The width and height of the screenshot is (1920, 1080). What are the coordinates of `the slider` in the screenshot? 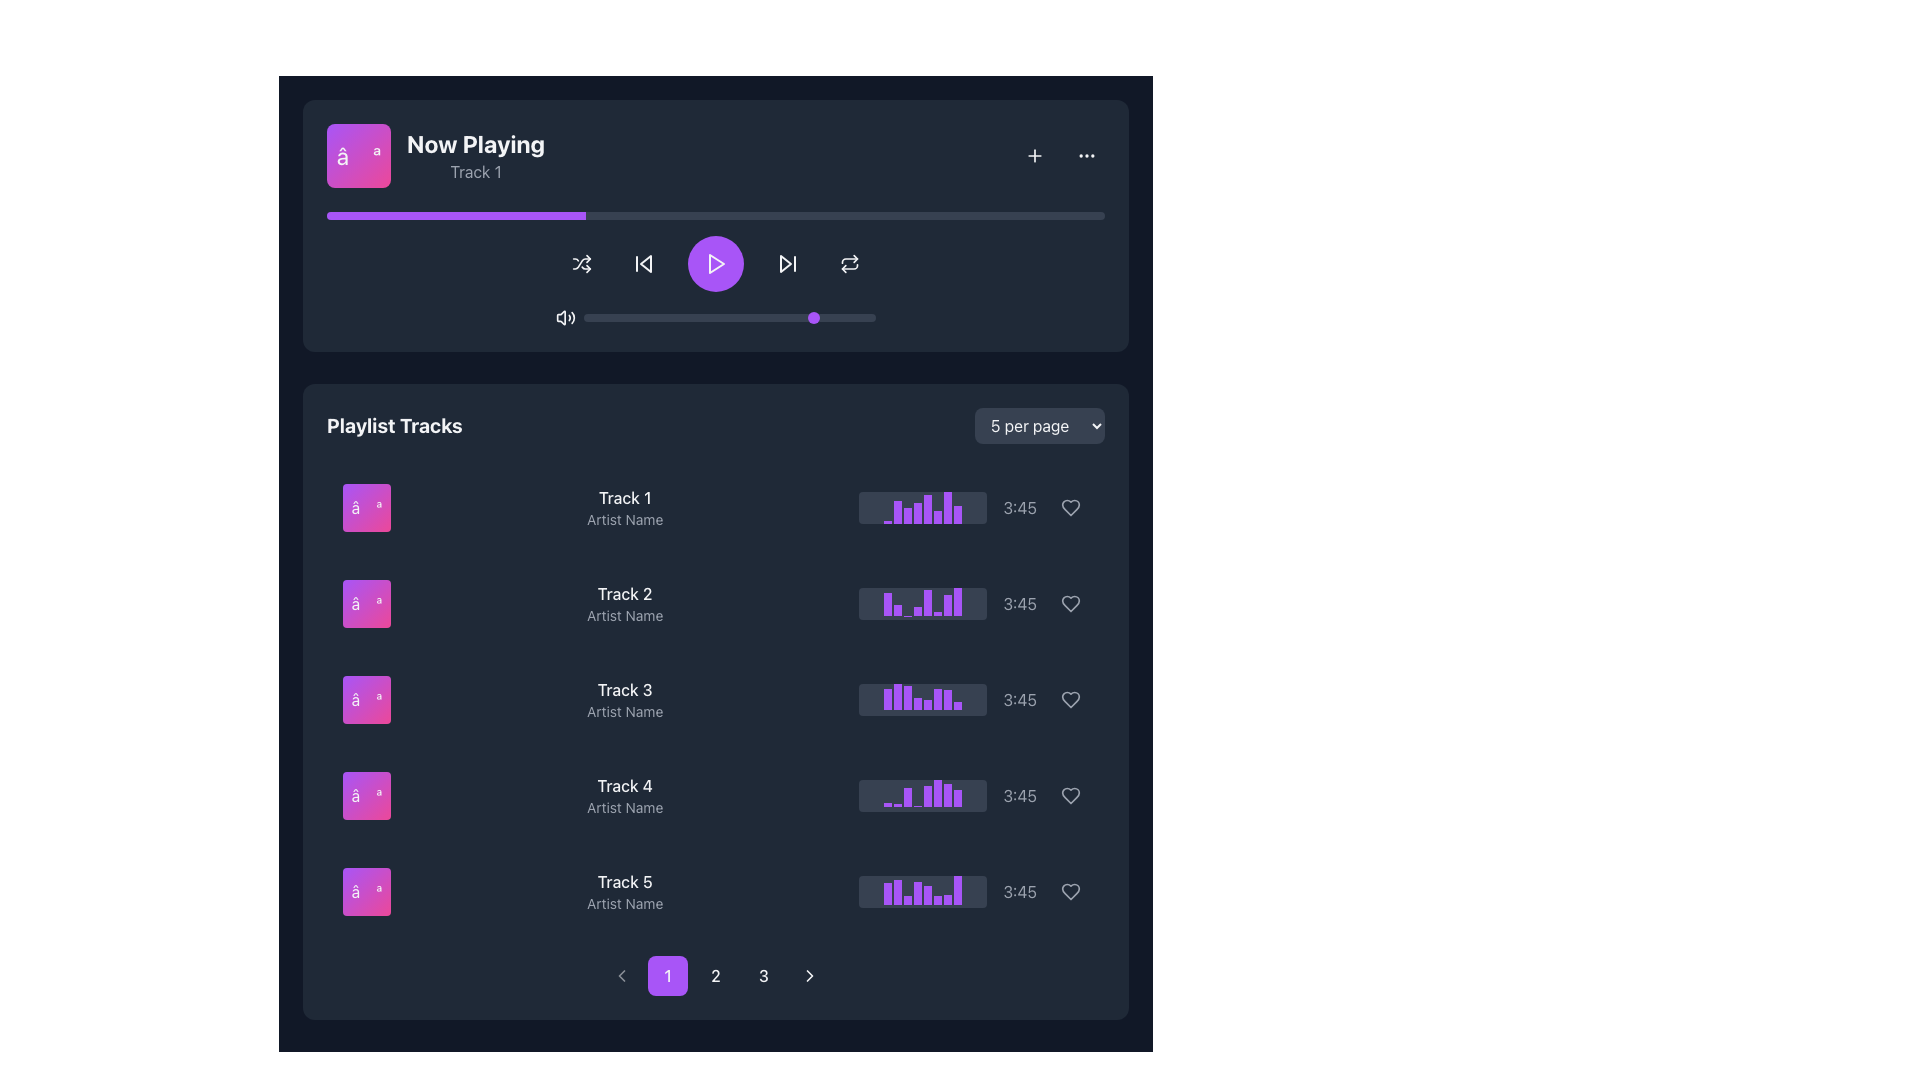 It's located at (823, 316).